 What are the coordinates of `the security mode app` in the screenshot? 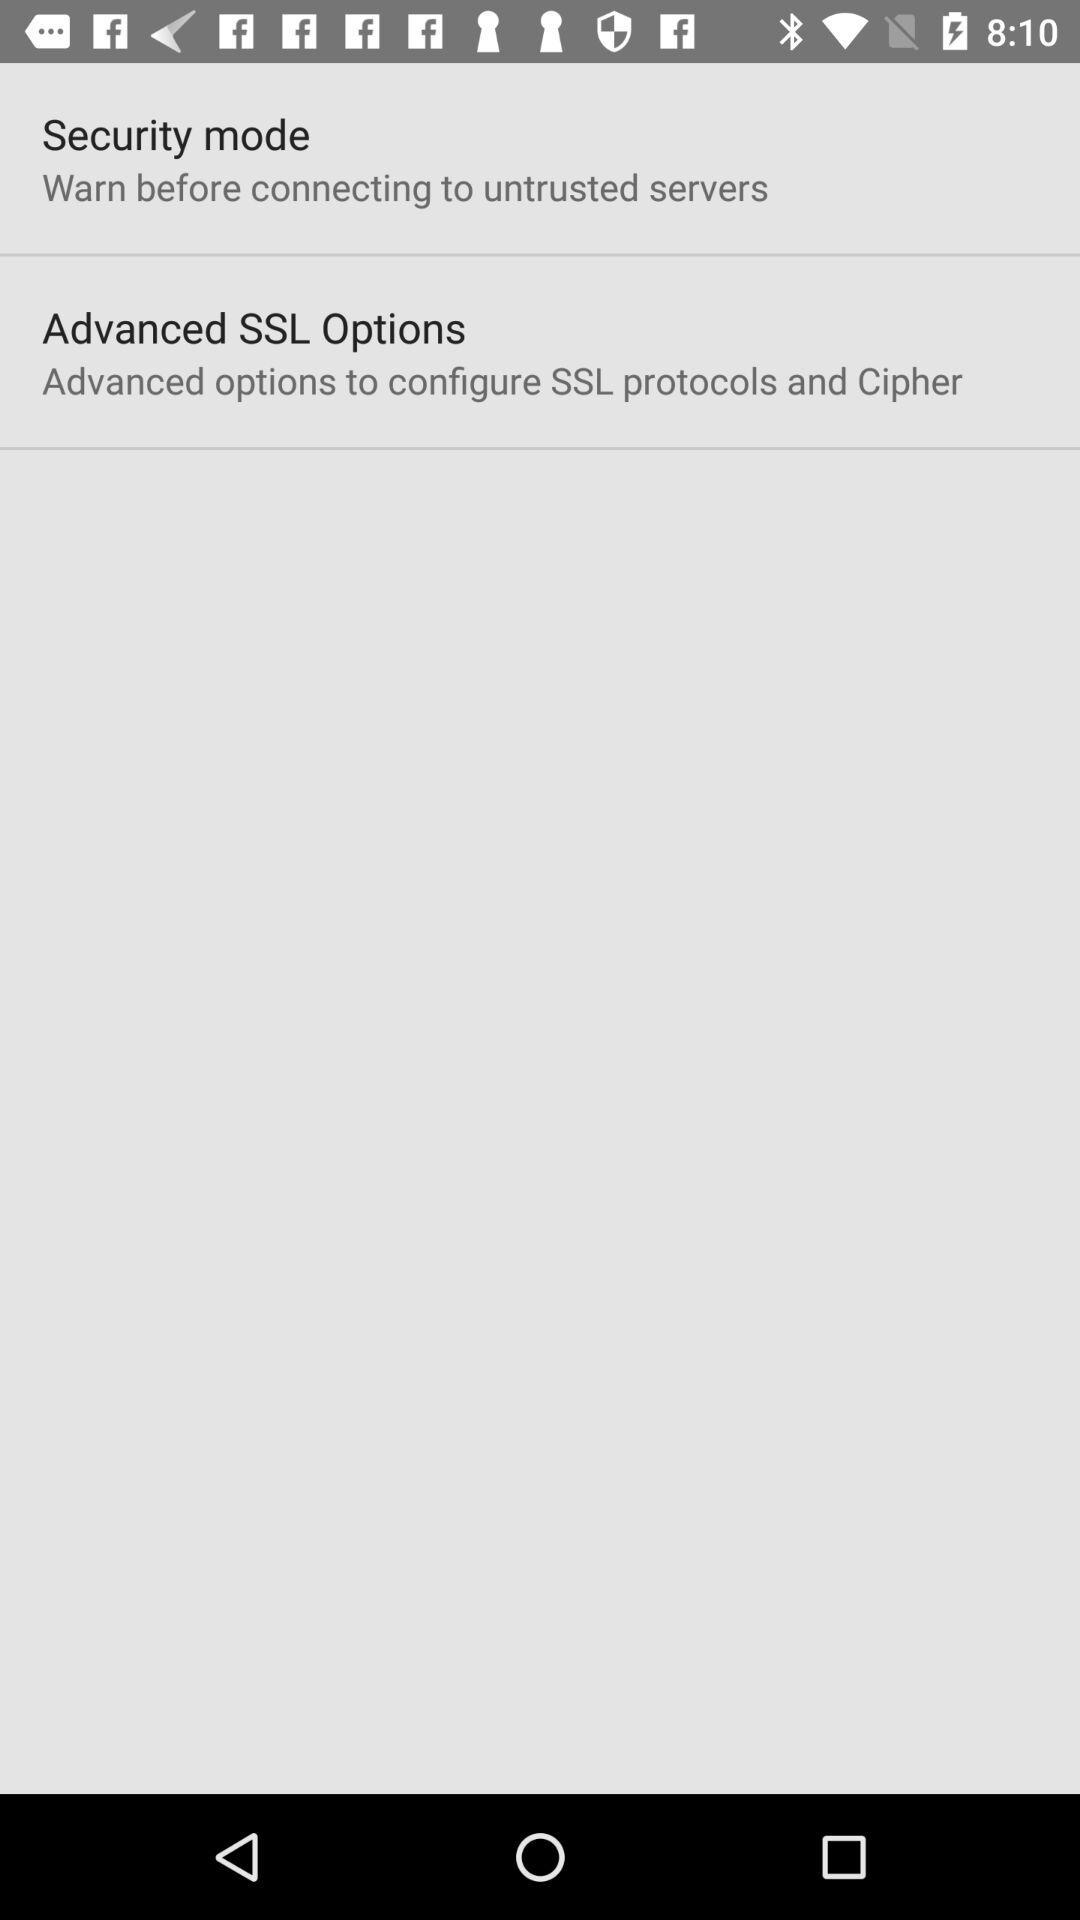 It's located at (175, 132).